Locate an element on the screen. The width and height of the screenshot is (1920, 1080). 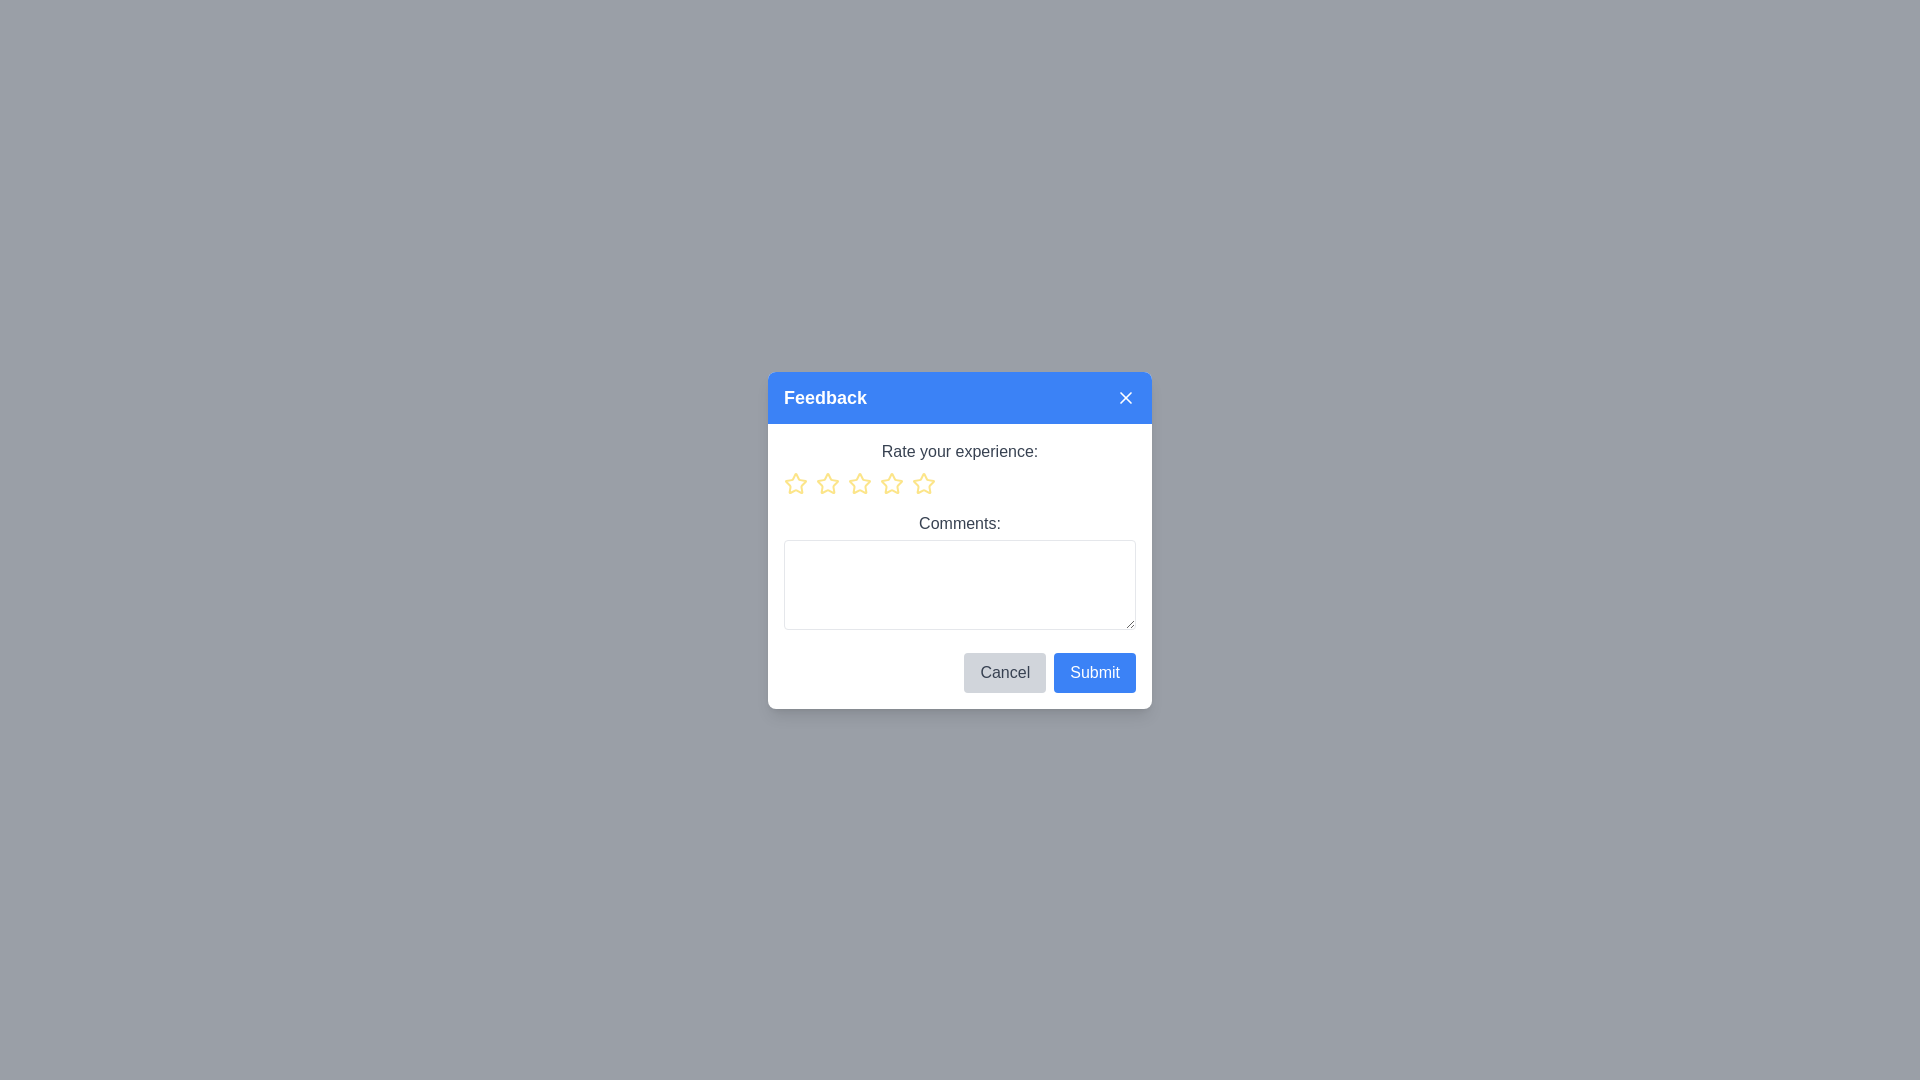
the second star-shaped rating icon, which is yellow outlined and part of a horizontal row of five stars is located at coordinates (828, 483).